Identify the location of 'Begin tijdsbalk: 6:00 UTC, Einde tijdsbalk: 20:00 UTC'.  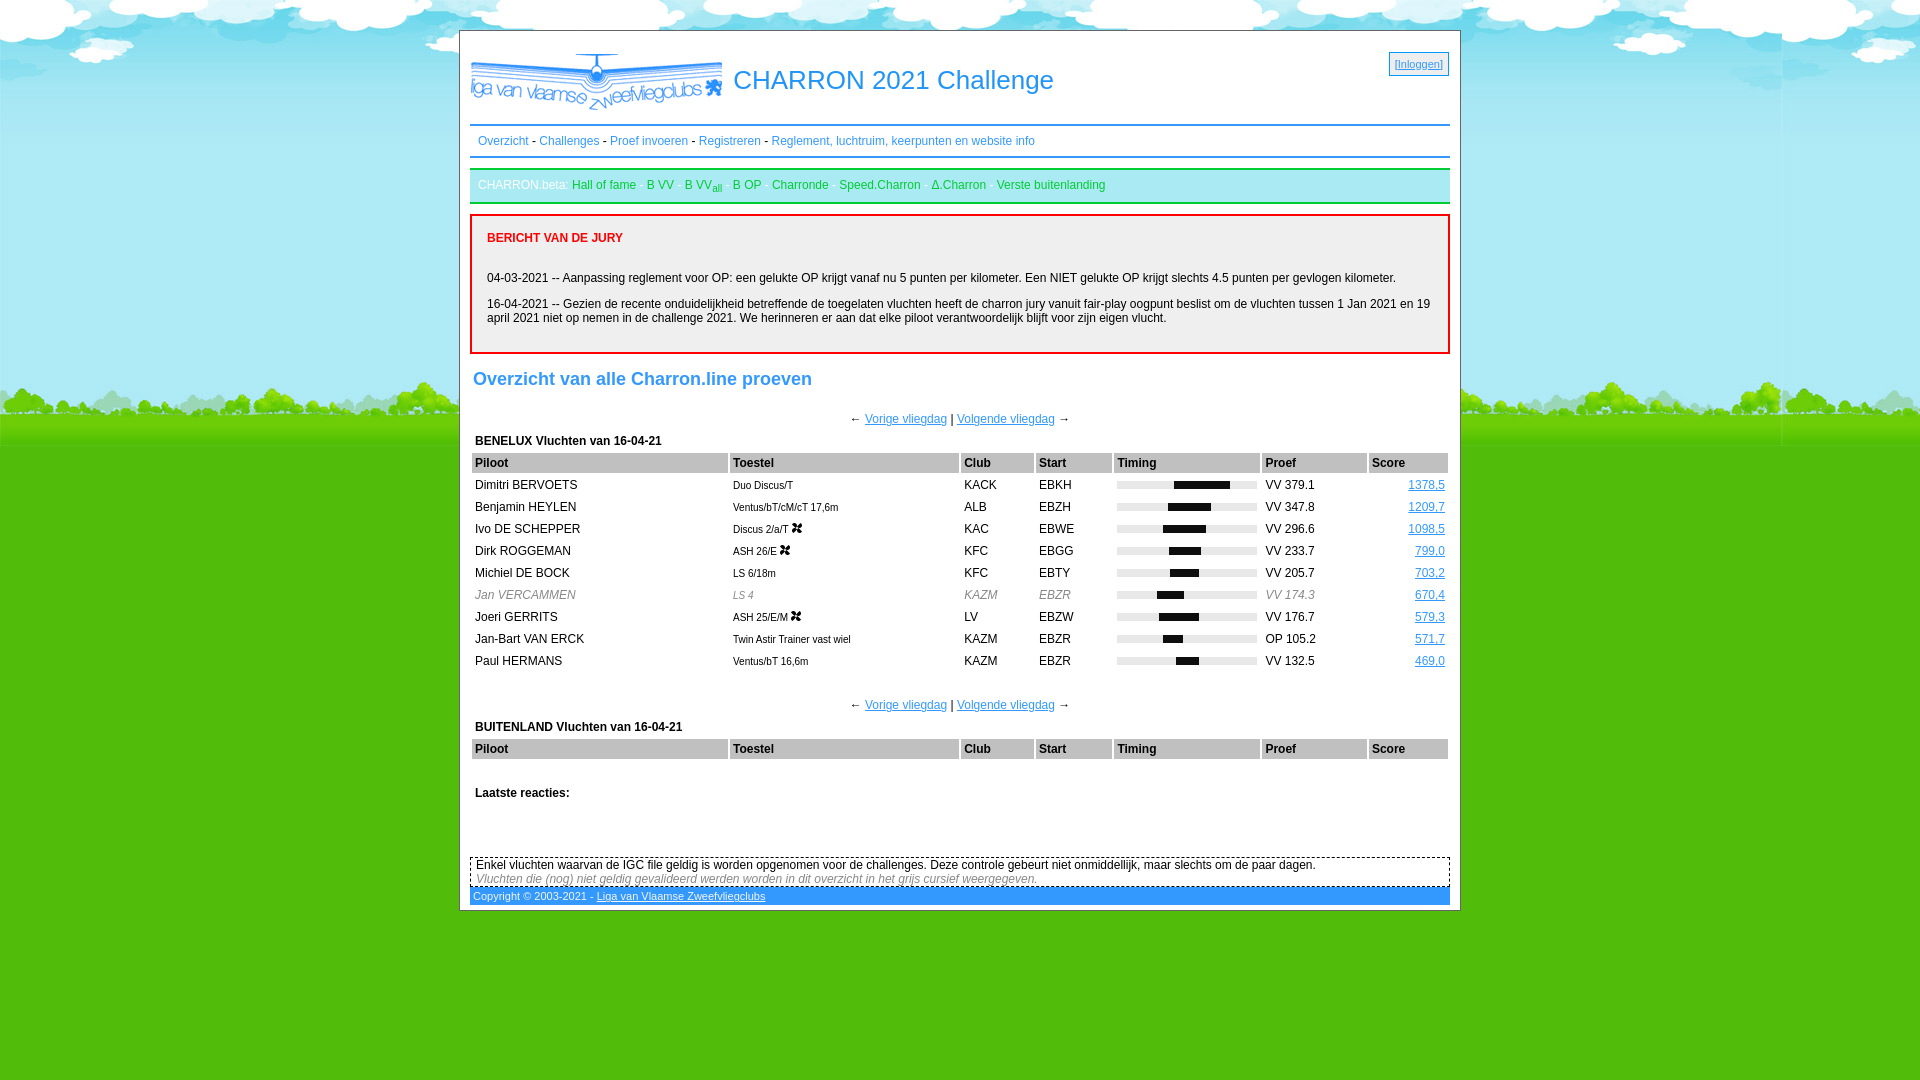
(1186, 616).